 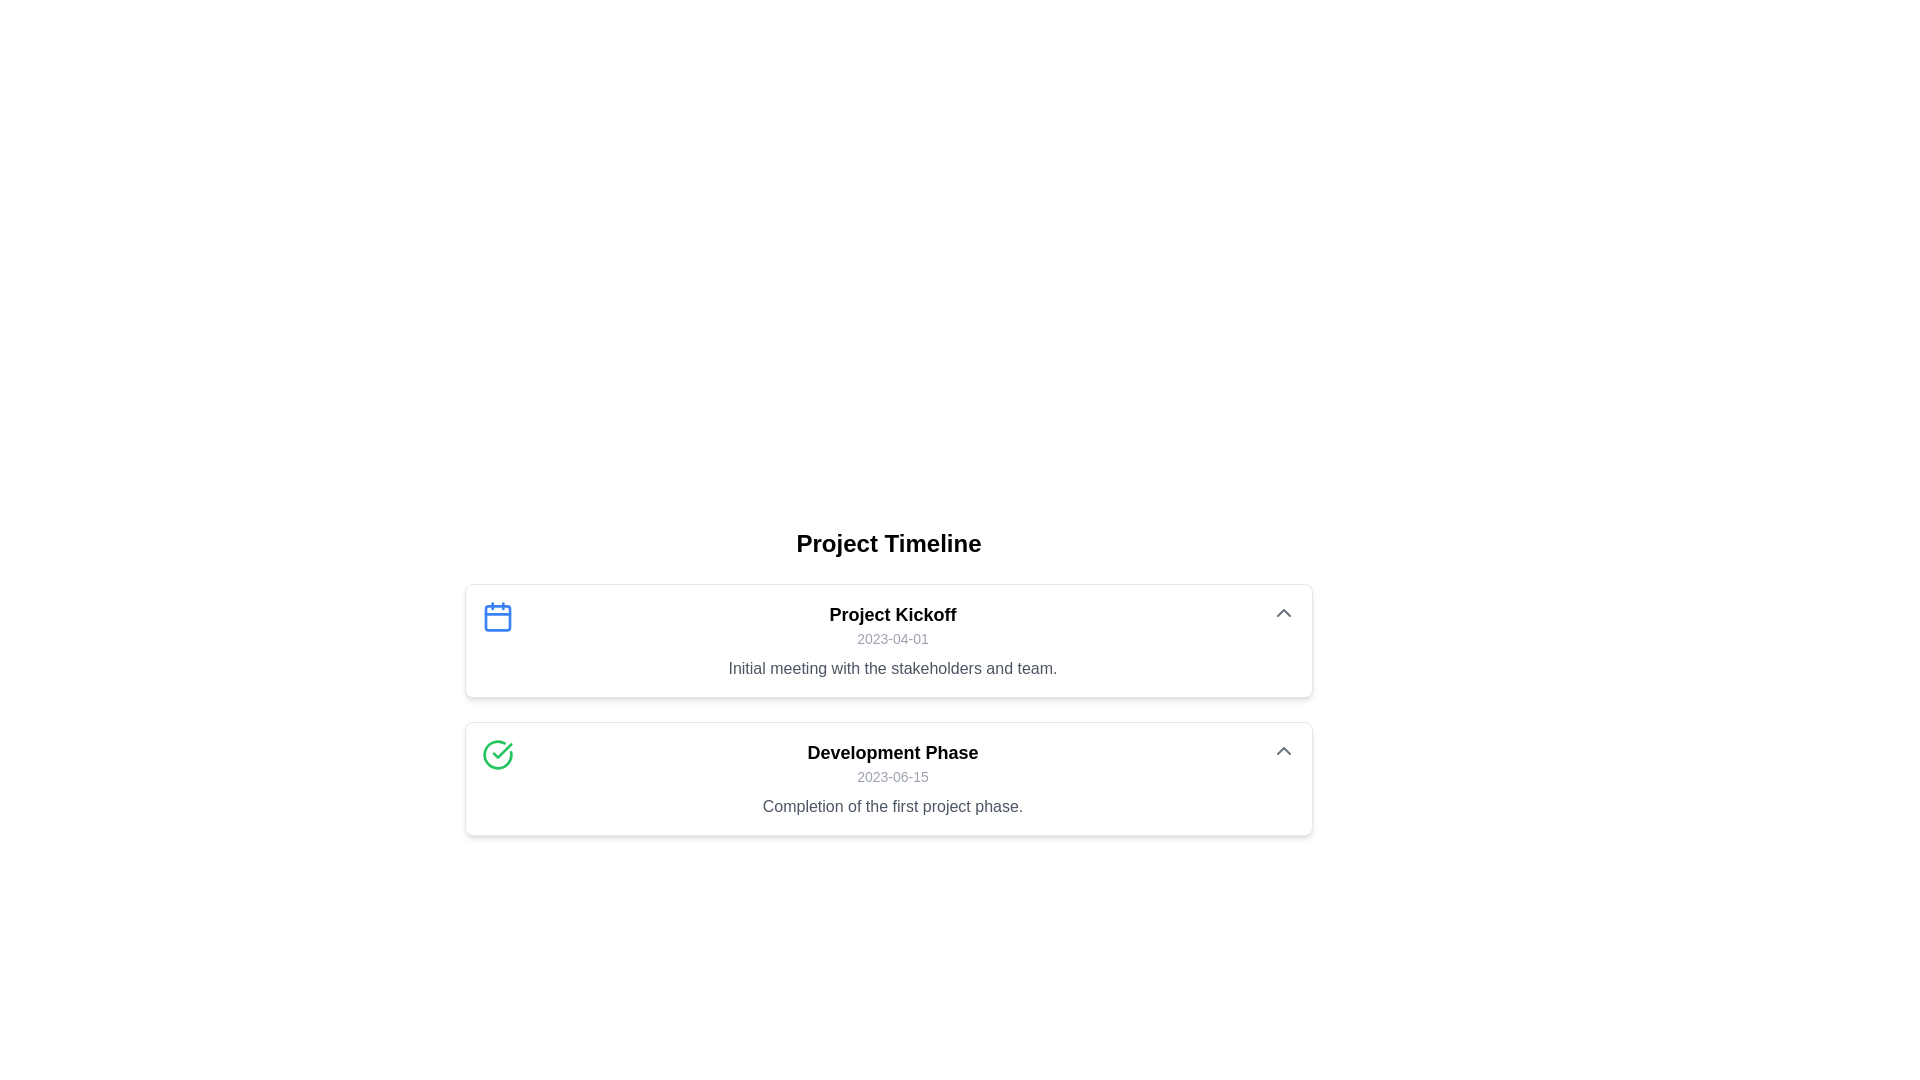 What do you see at coordinates (891, 640) in the screenshot?
I see `the Text Panel displaying the event titled 'Project Kickoff' in the project timeline, which includes the date and description of the event` at bounding box center [891, 640].